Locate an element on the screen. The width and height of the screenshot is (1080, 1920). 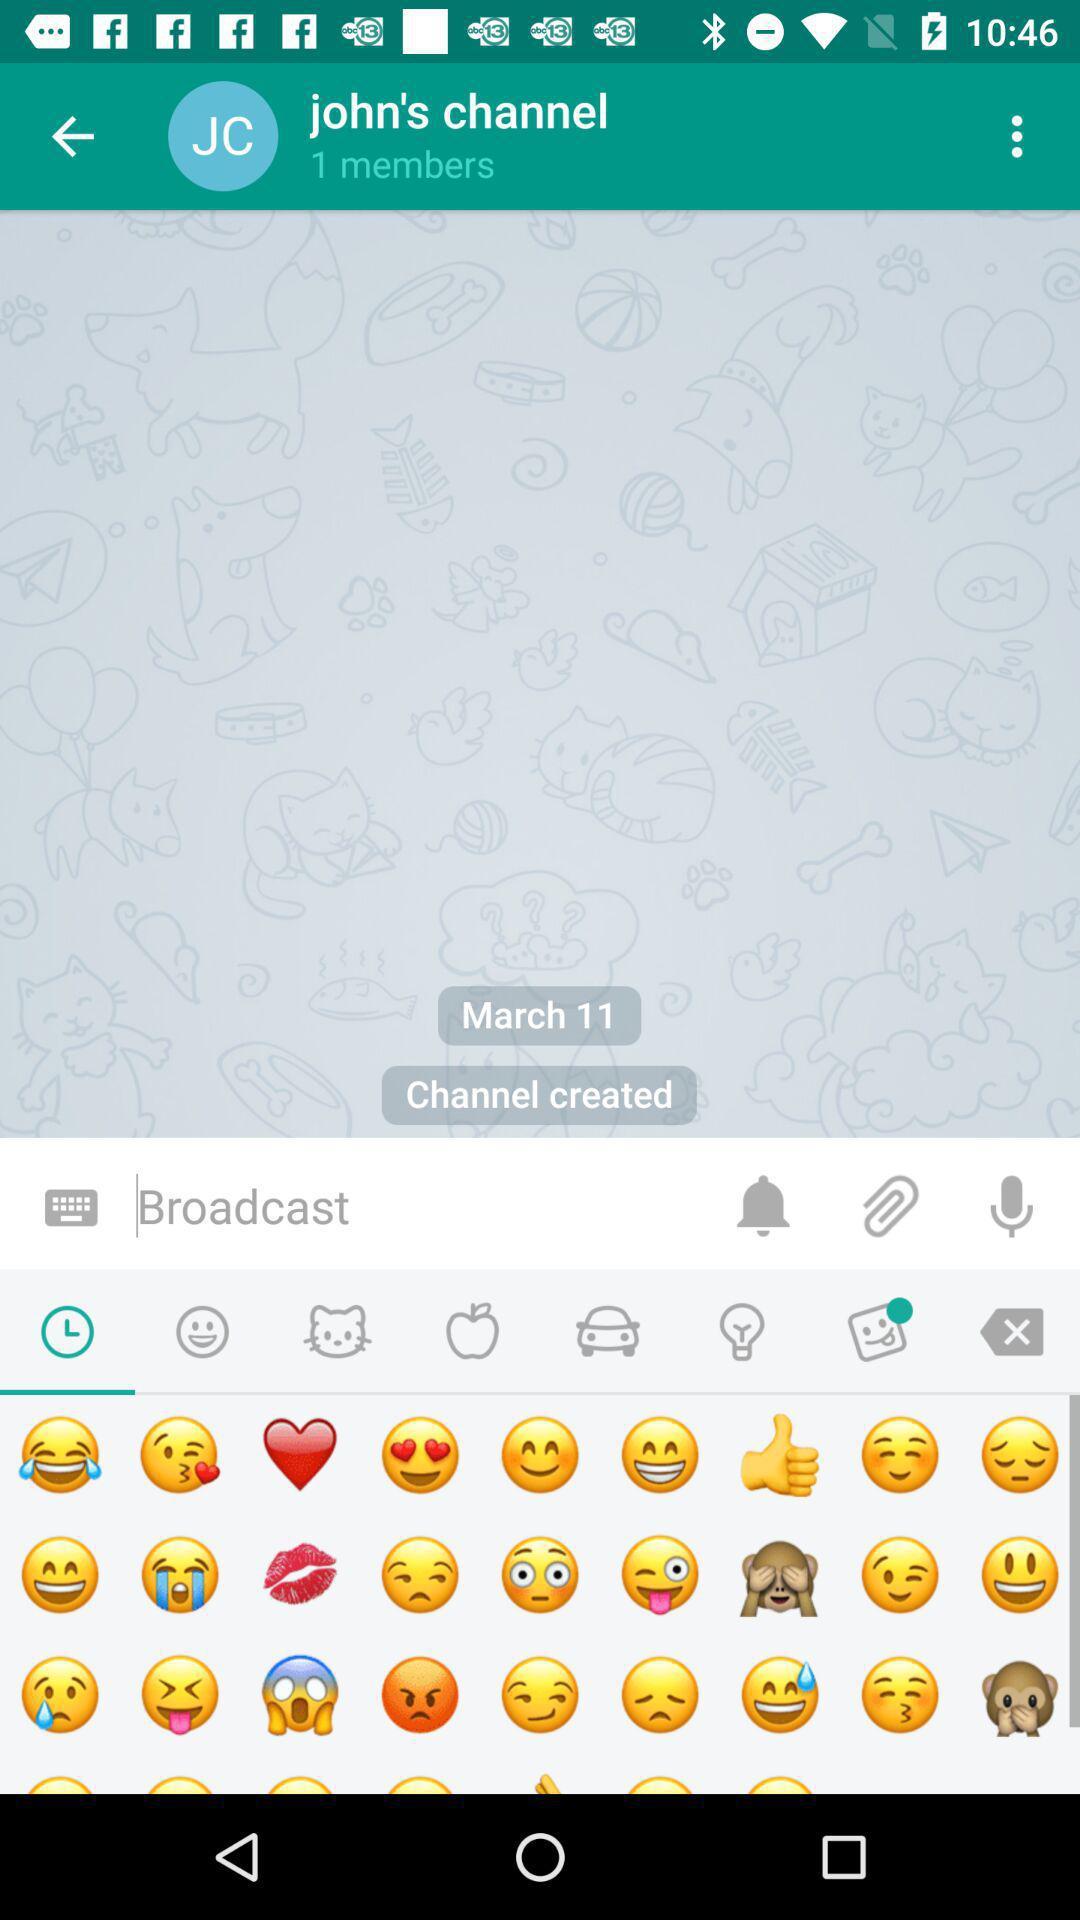
the emoji icon is located at coordinates (1019, 1573).